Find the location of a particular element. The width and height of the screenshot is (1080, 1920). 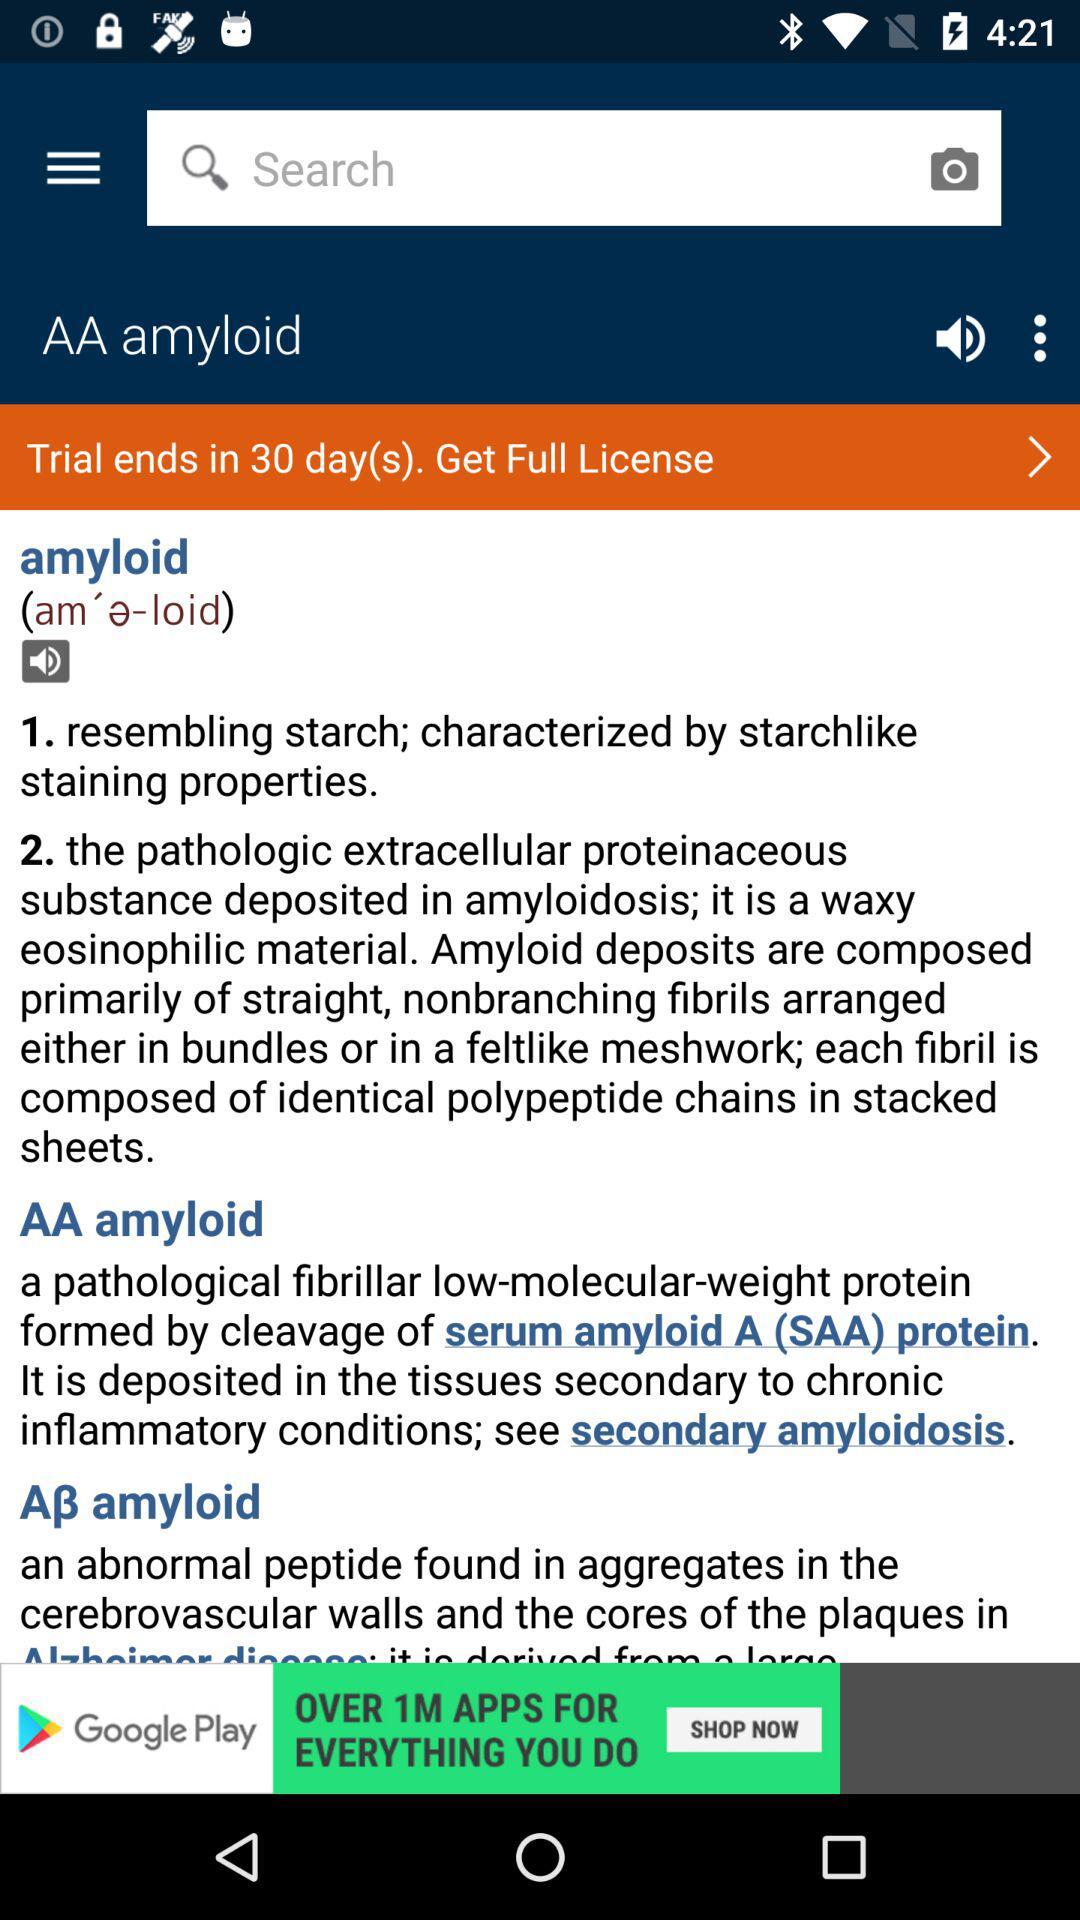

list button is located at coordinates (1039, 338).